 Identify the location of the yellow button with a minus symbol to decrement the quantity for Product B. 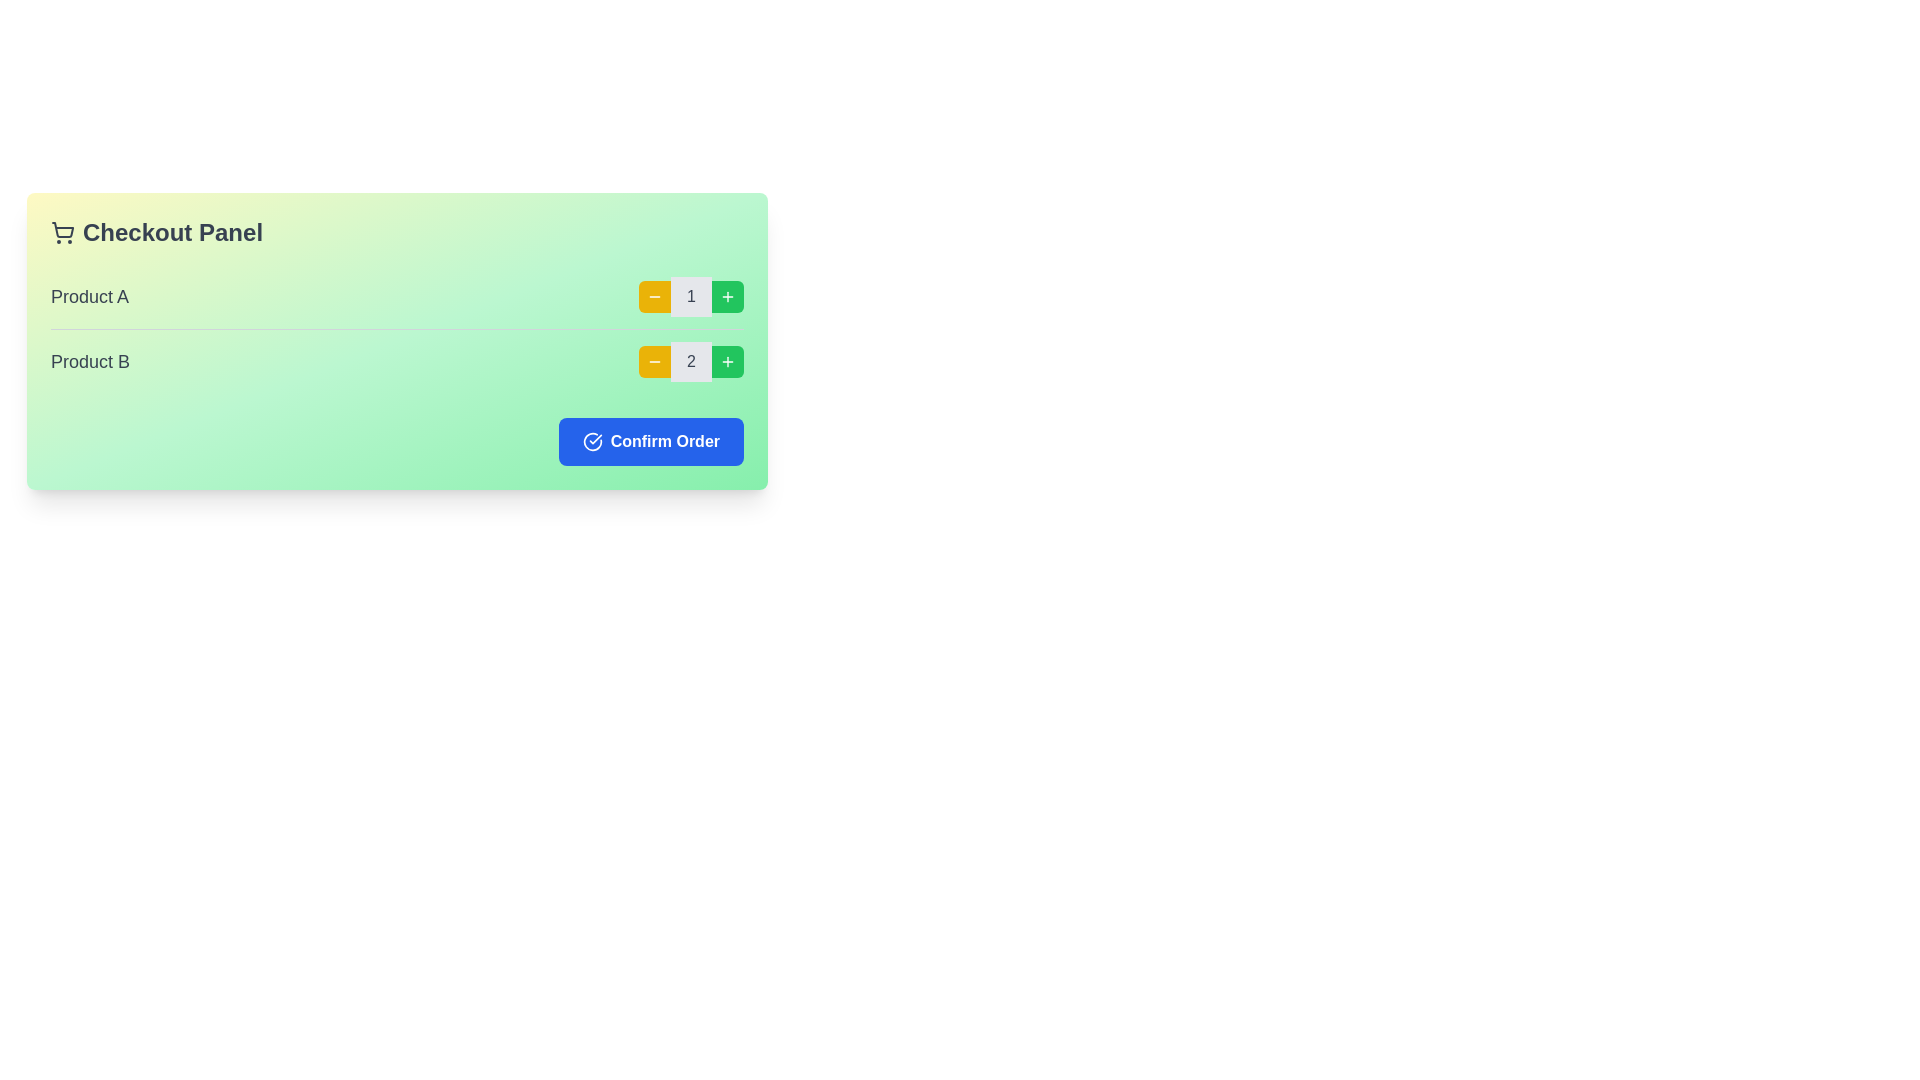
(655, 362).